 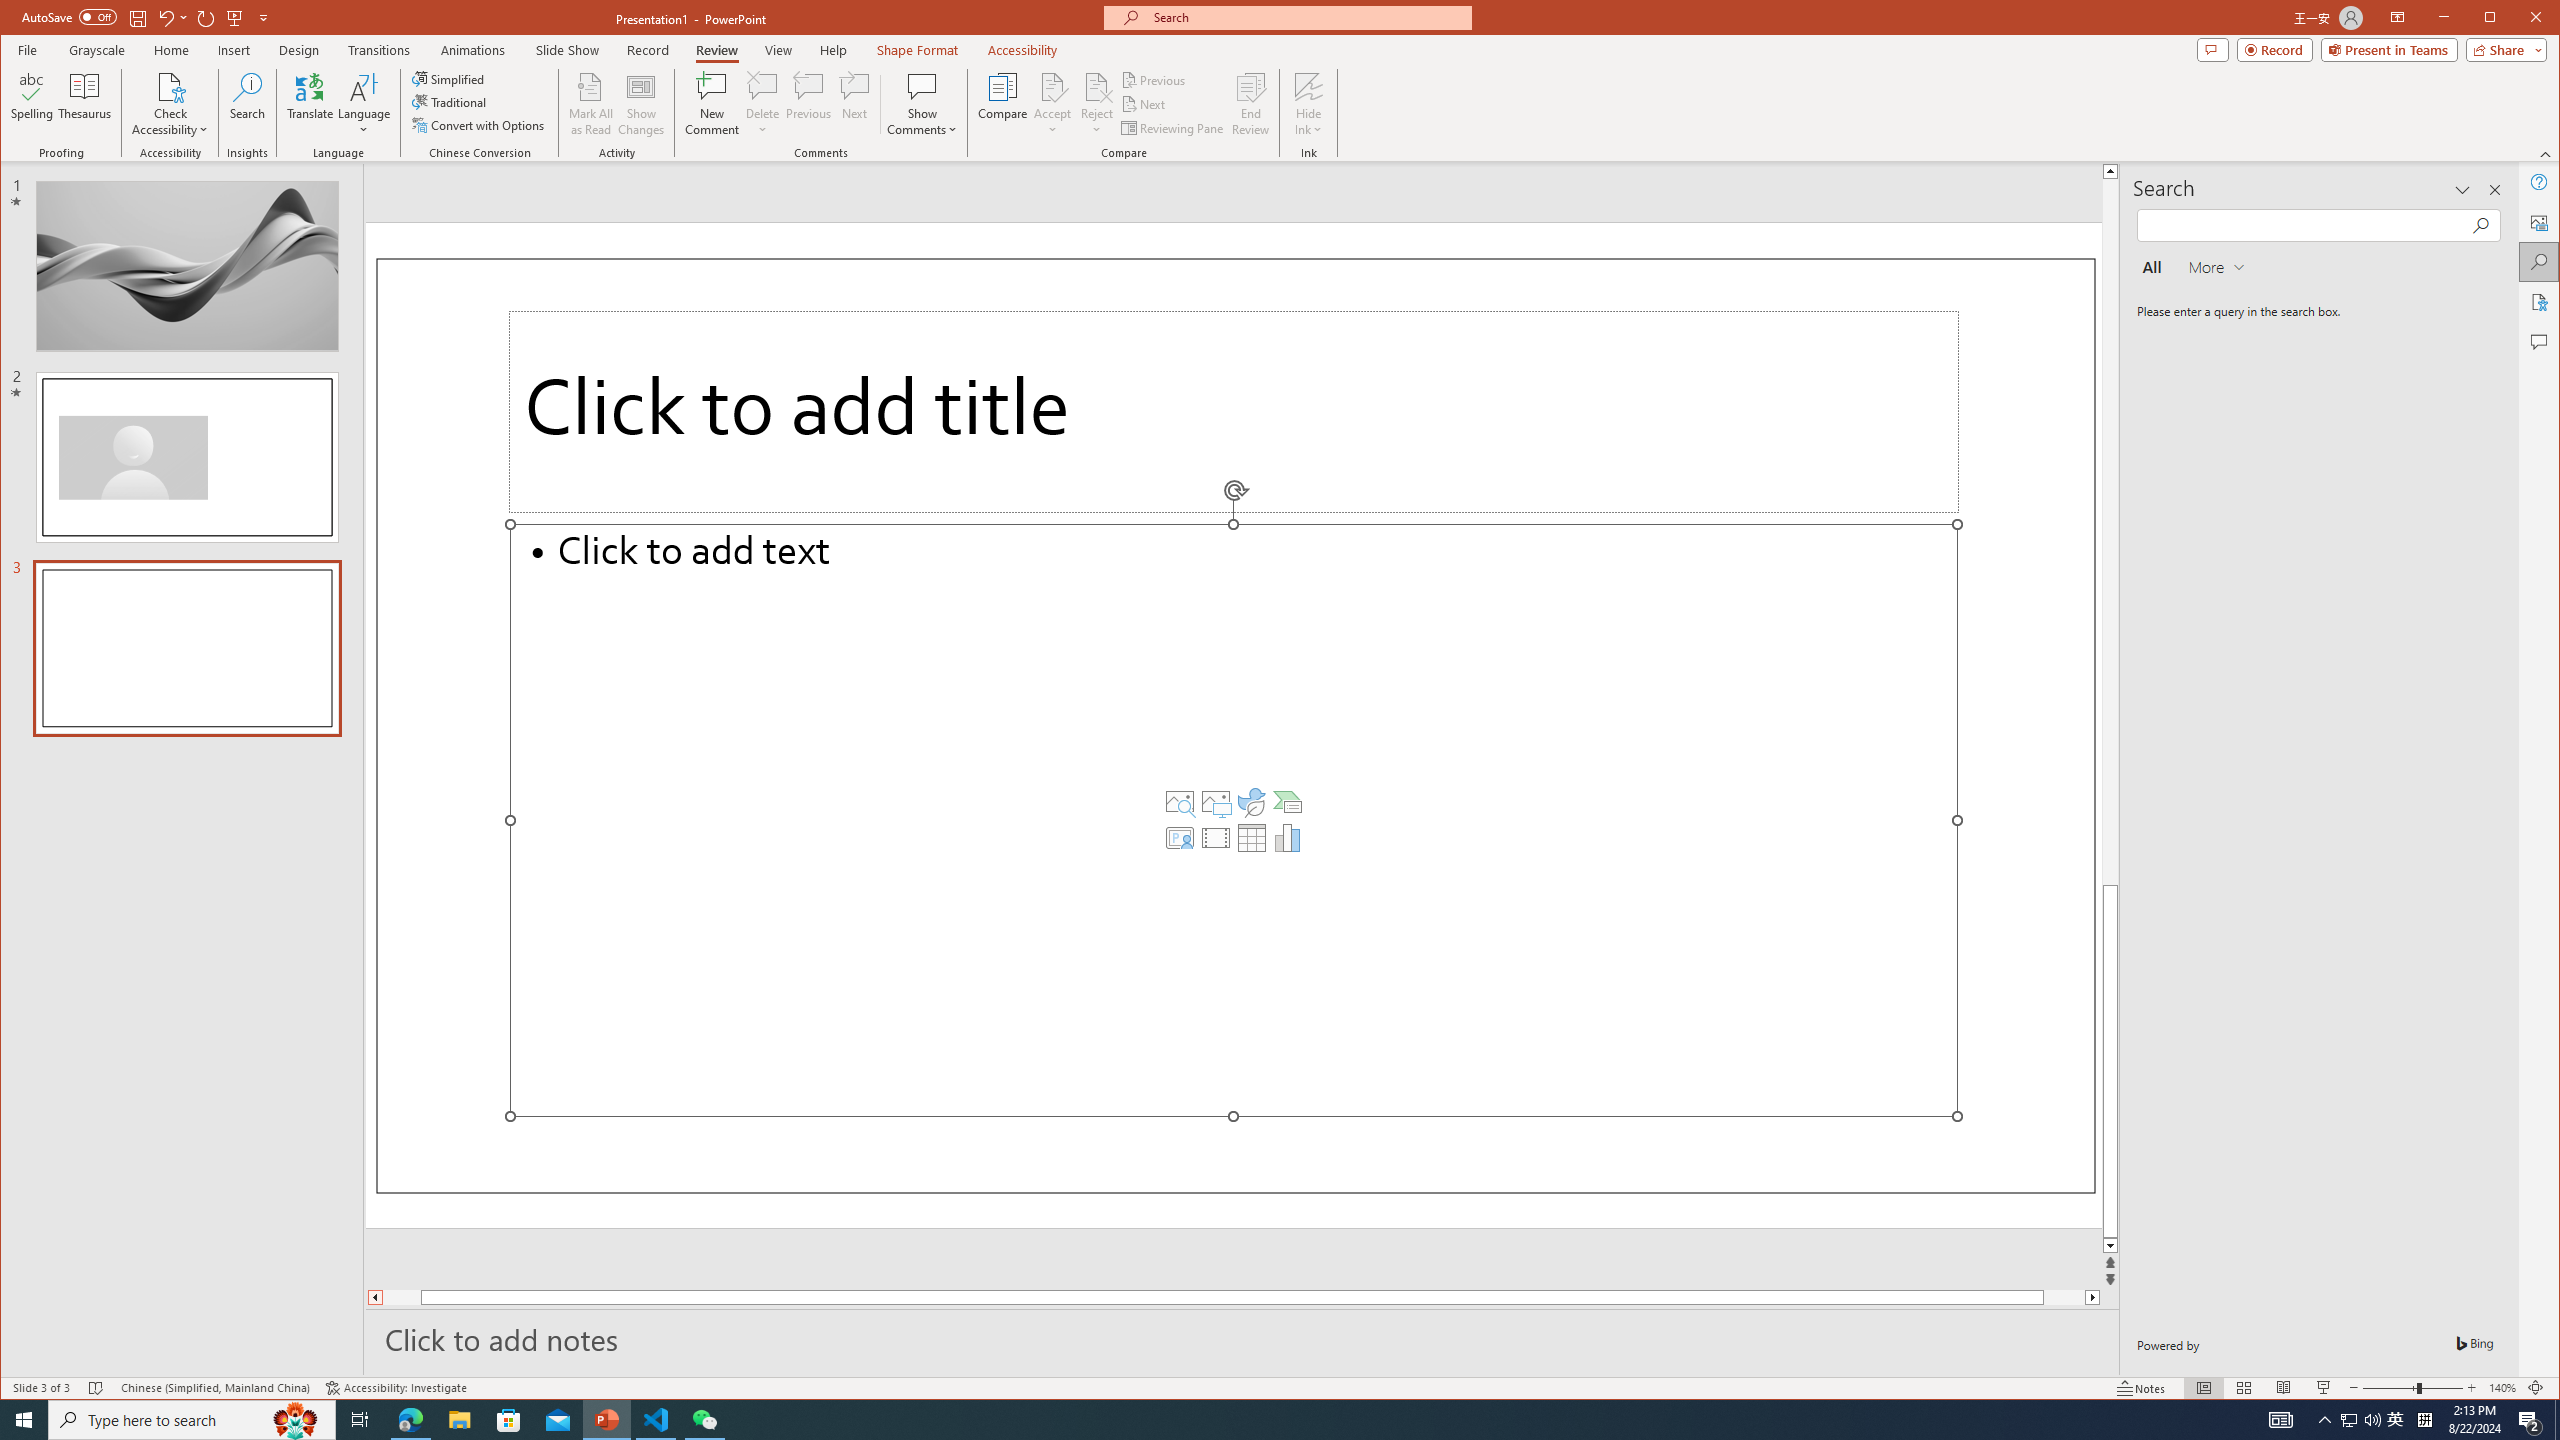 I want to click on 'Insert Chart', so click(x=1287, y=838).